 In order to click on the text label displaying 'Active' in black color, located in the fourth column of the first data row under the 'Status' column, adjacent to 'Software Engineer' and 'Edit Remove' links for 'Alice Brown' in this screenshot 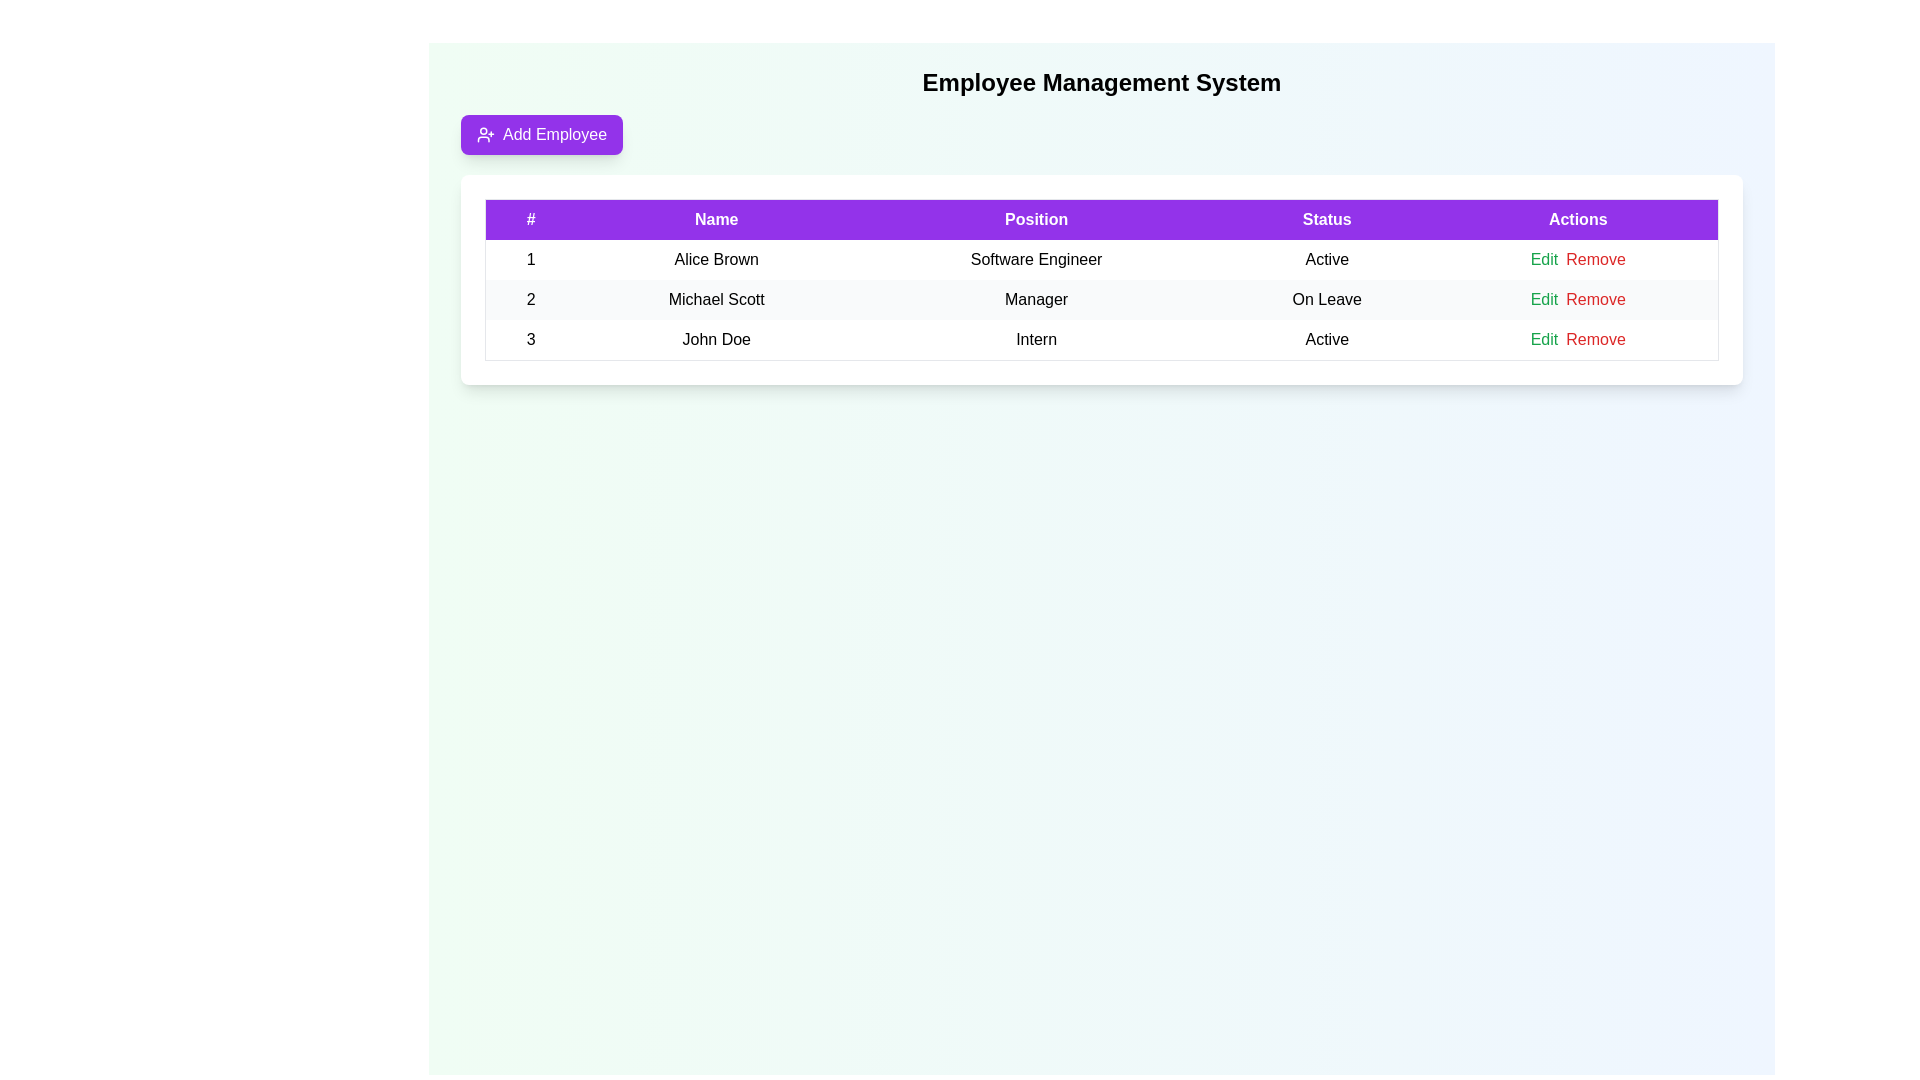, I will do `click(1327, 258)`.